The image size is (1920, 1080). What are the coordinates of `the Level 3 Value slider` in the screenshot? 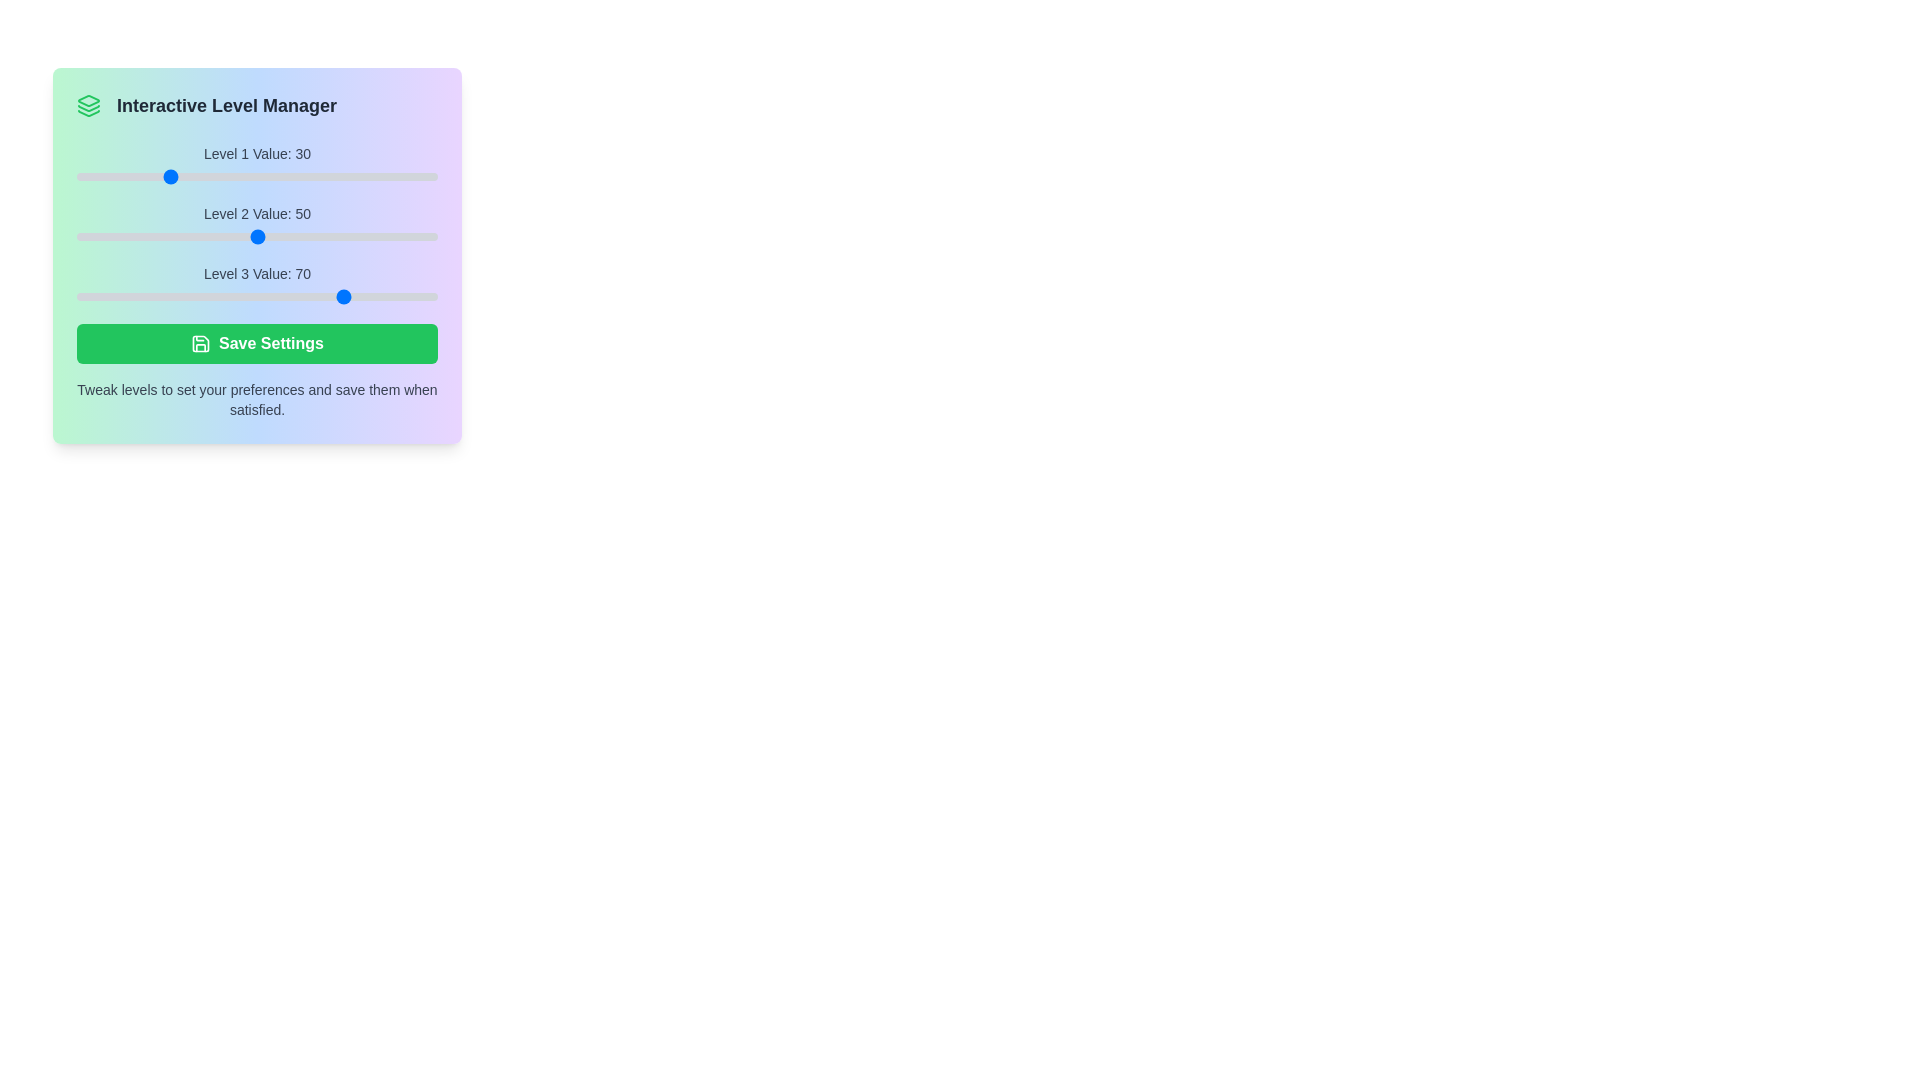 It's located at (256, 297).